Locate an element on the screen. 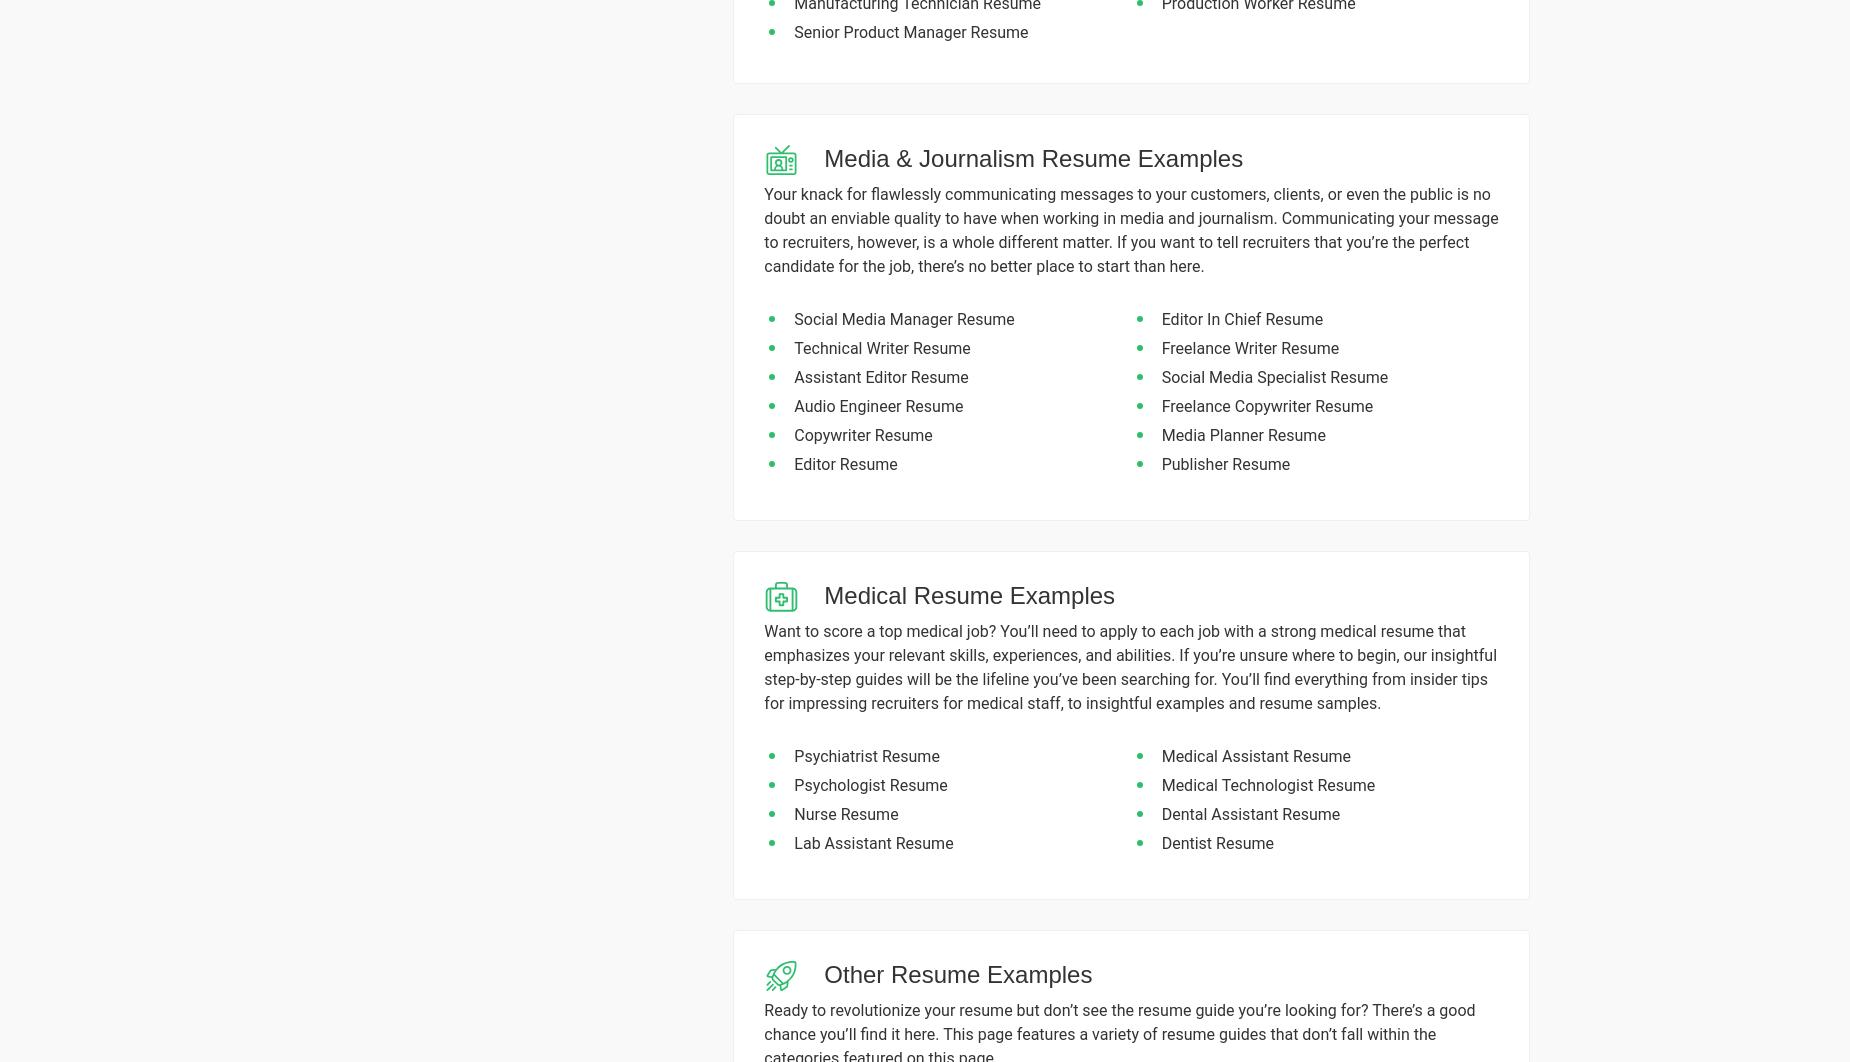 This screenshot has height=1062, width=1850. 'Psychologist Resume' is located at coordinates (870, 785).